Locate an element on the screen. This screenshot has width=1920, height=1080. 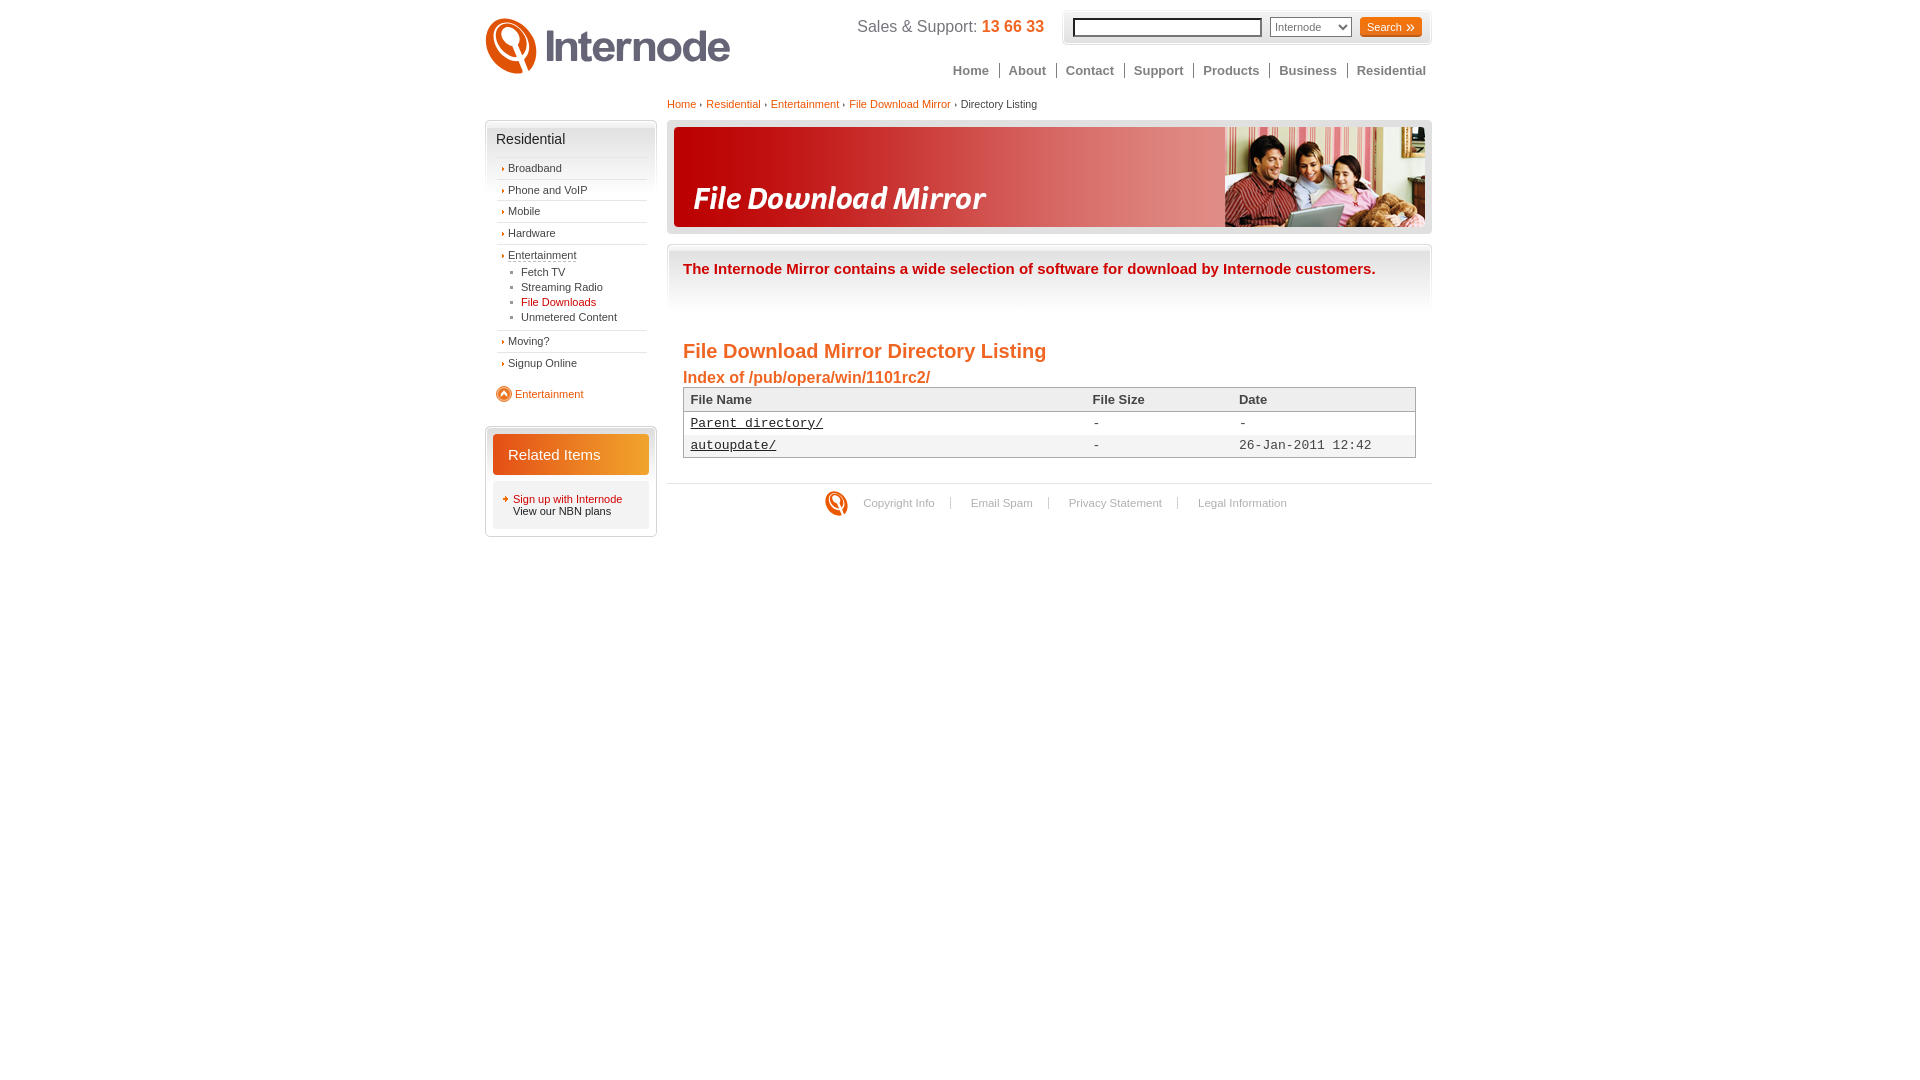
'Parent directory/' is located at coordinates (690, 422).